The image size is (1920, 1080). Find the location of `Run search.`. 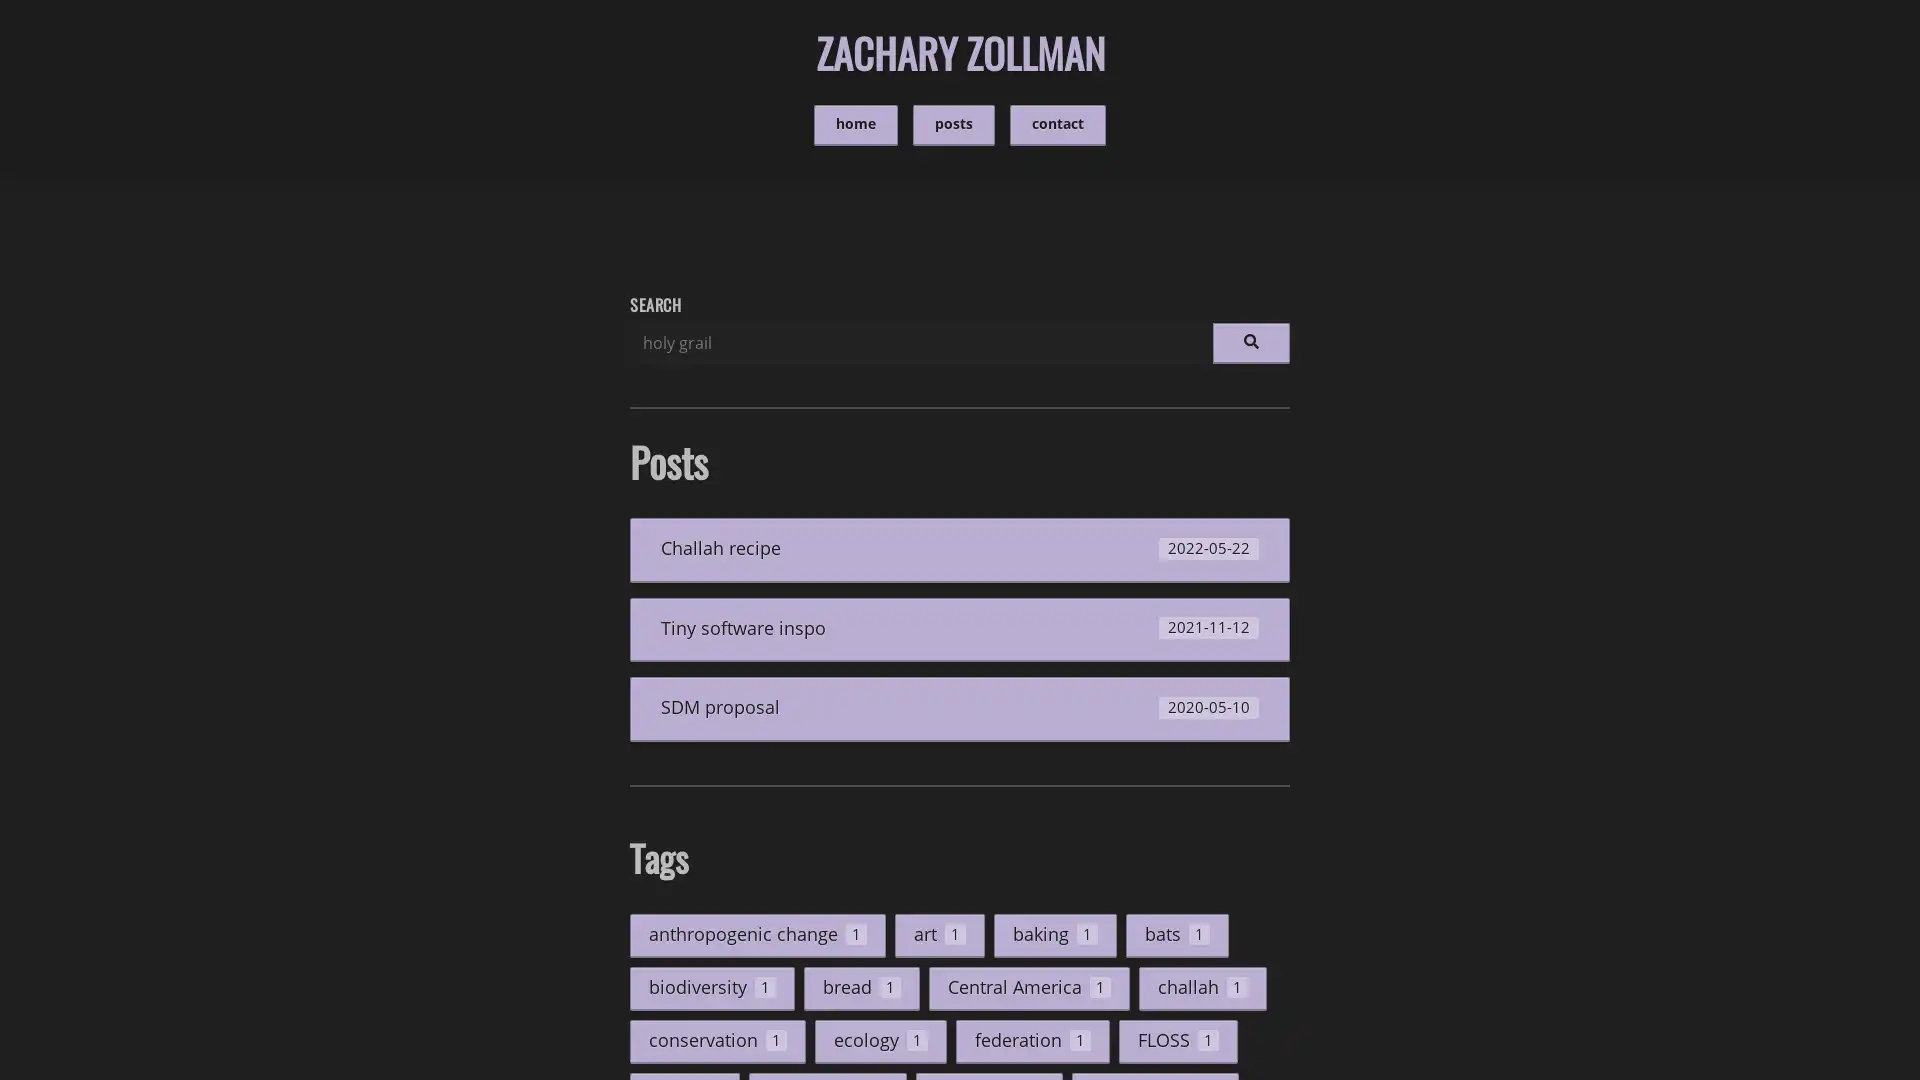

Run search. is located at coordinates (1250, 341).